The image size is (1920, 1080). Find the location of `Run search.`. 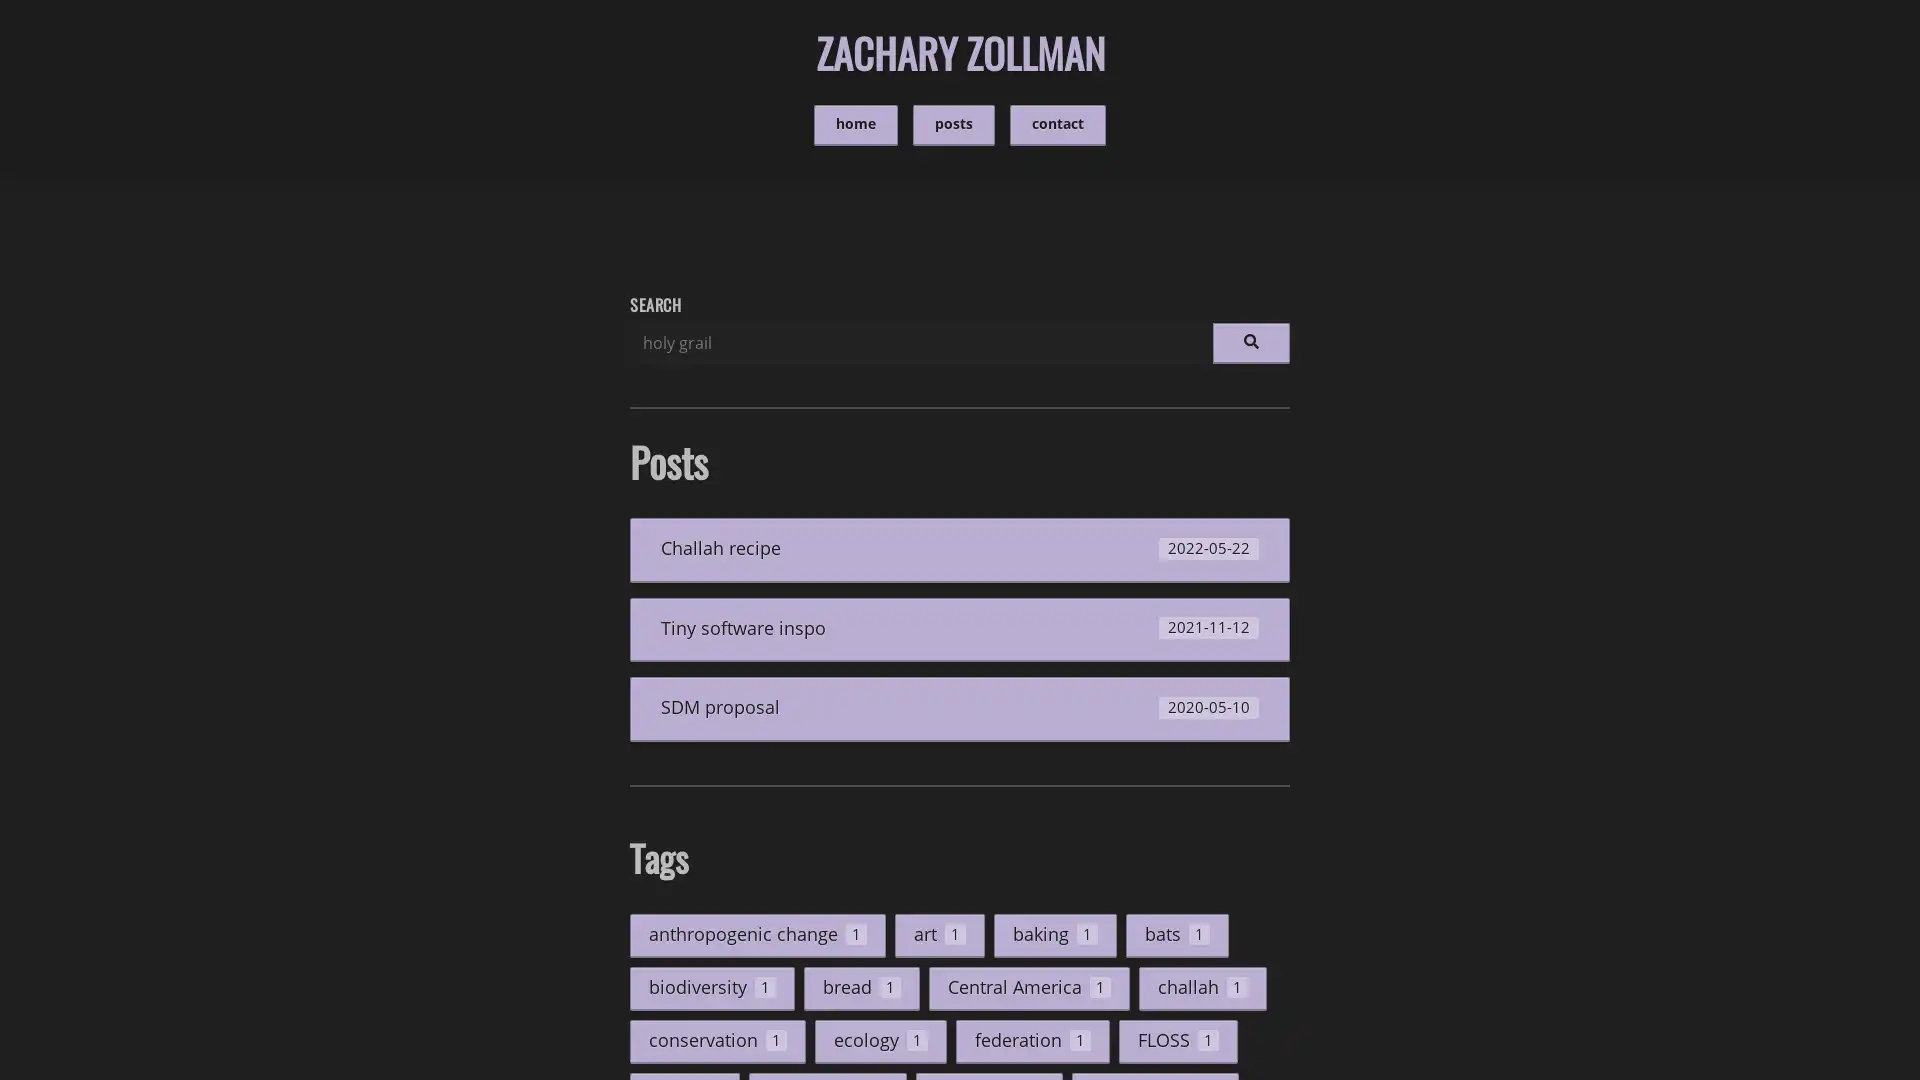

Run search. is located at coordinates (1250, 341).